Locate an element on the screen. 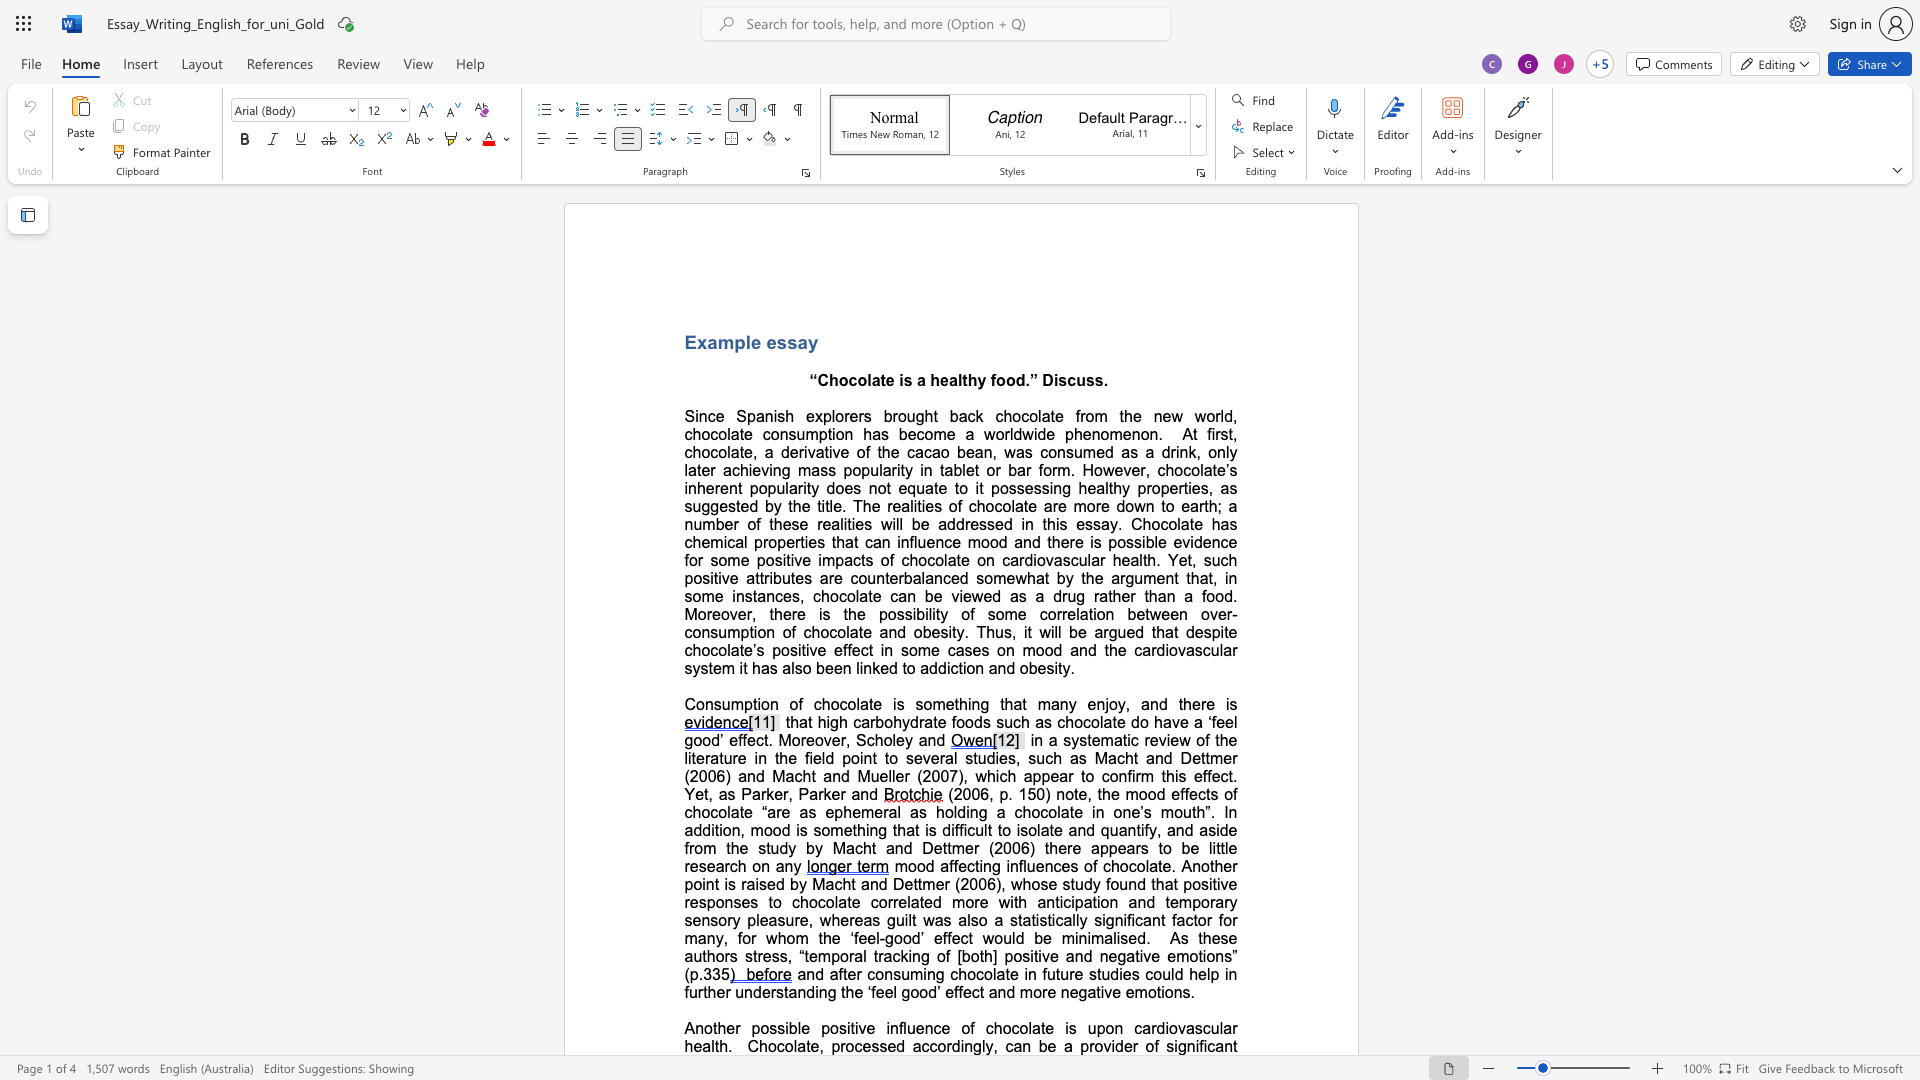 Image resolution: width=1920 pixels, height=1080 pixels. the space between the continuous character "e" and "s" in the text is located at coordinates (803, 578).